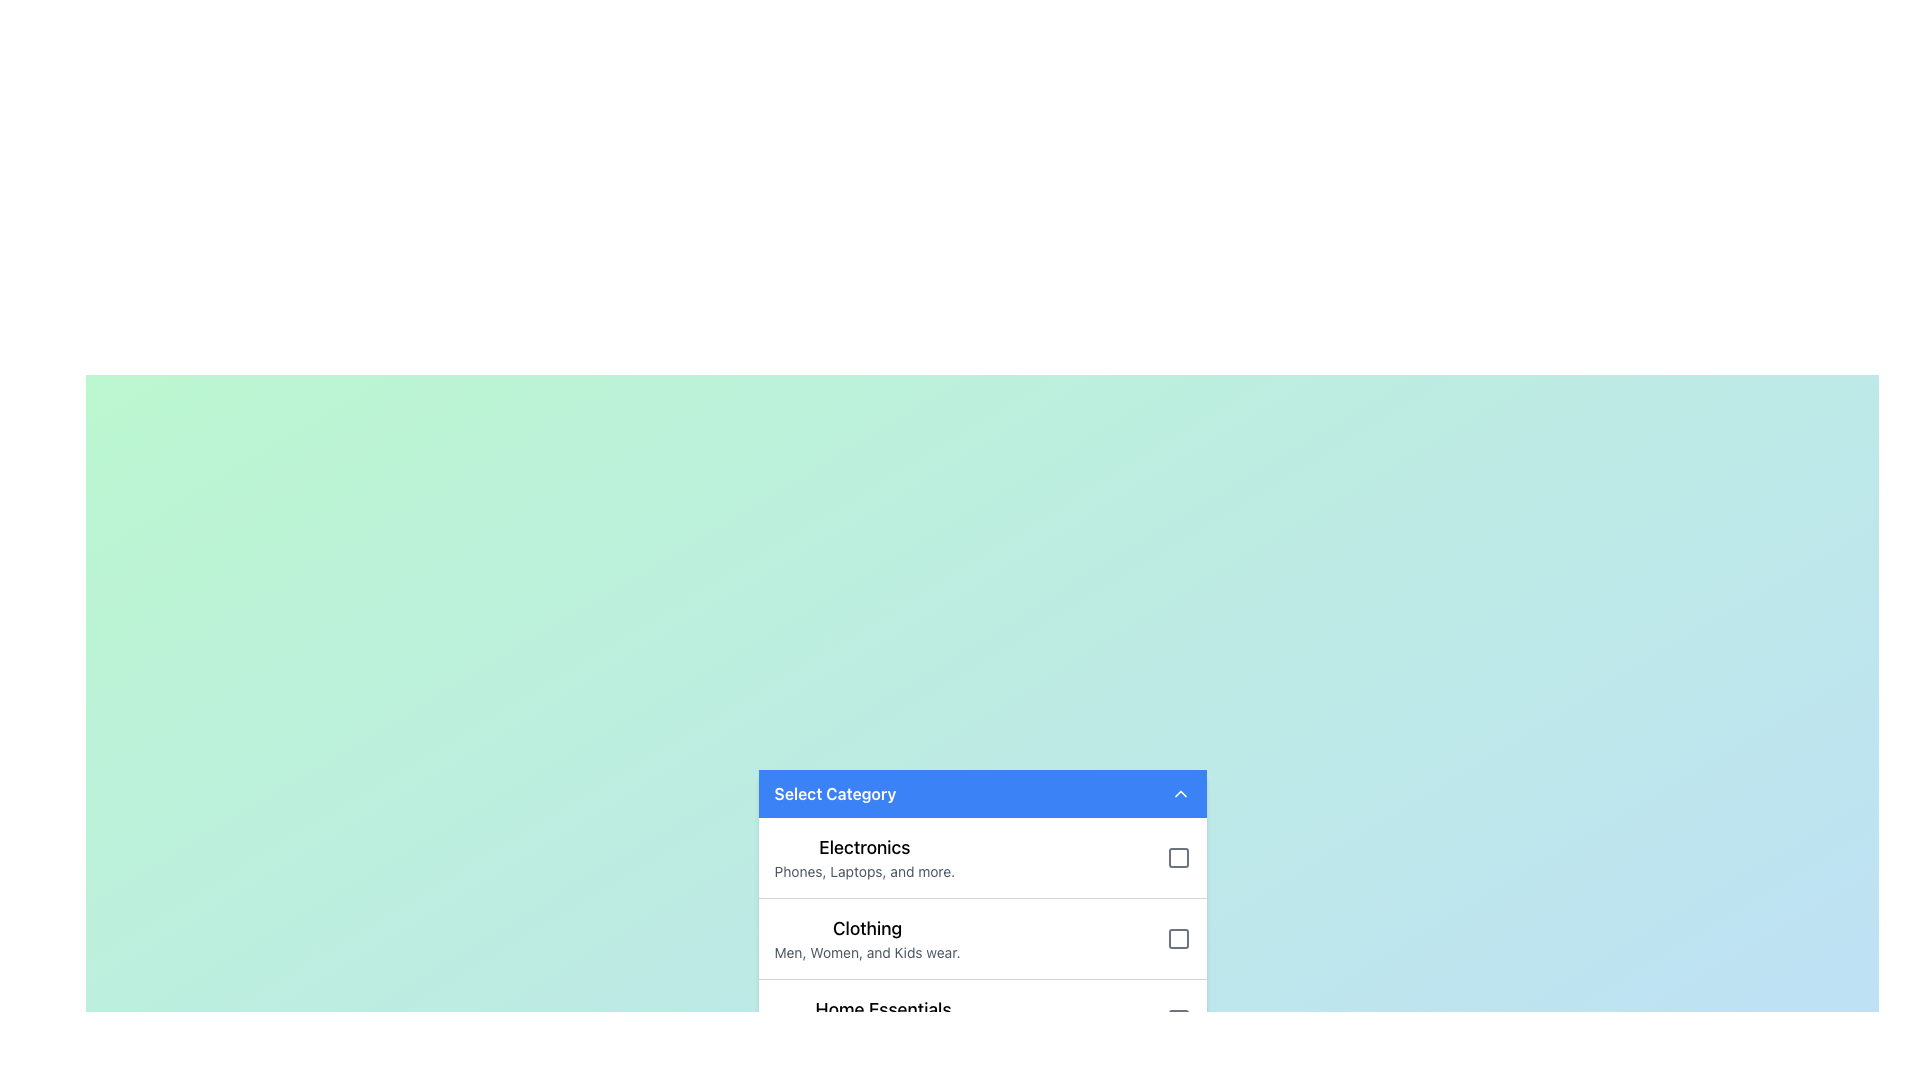 The height and width of the screenshot is (1080, 1920). Describe the element at coordinates (1178, 1019) in the screenshot. I see `the square-shaped icon with a gray border and hollow center located on the far right side of the 'Home Essentials' row` at that location.